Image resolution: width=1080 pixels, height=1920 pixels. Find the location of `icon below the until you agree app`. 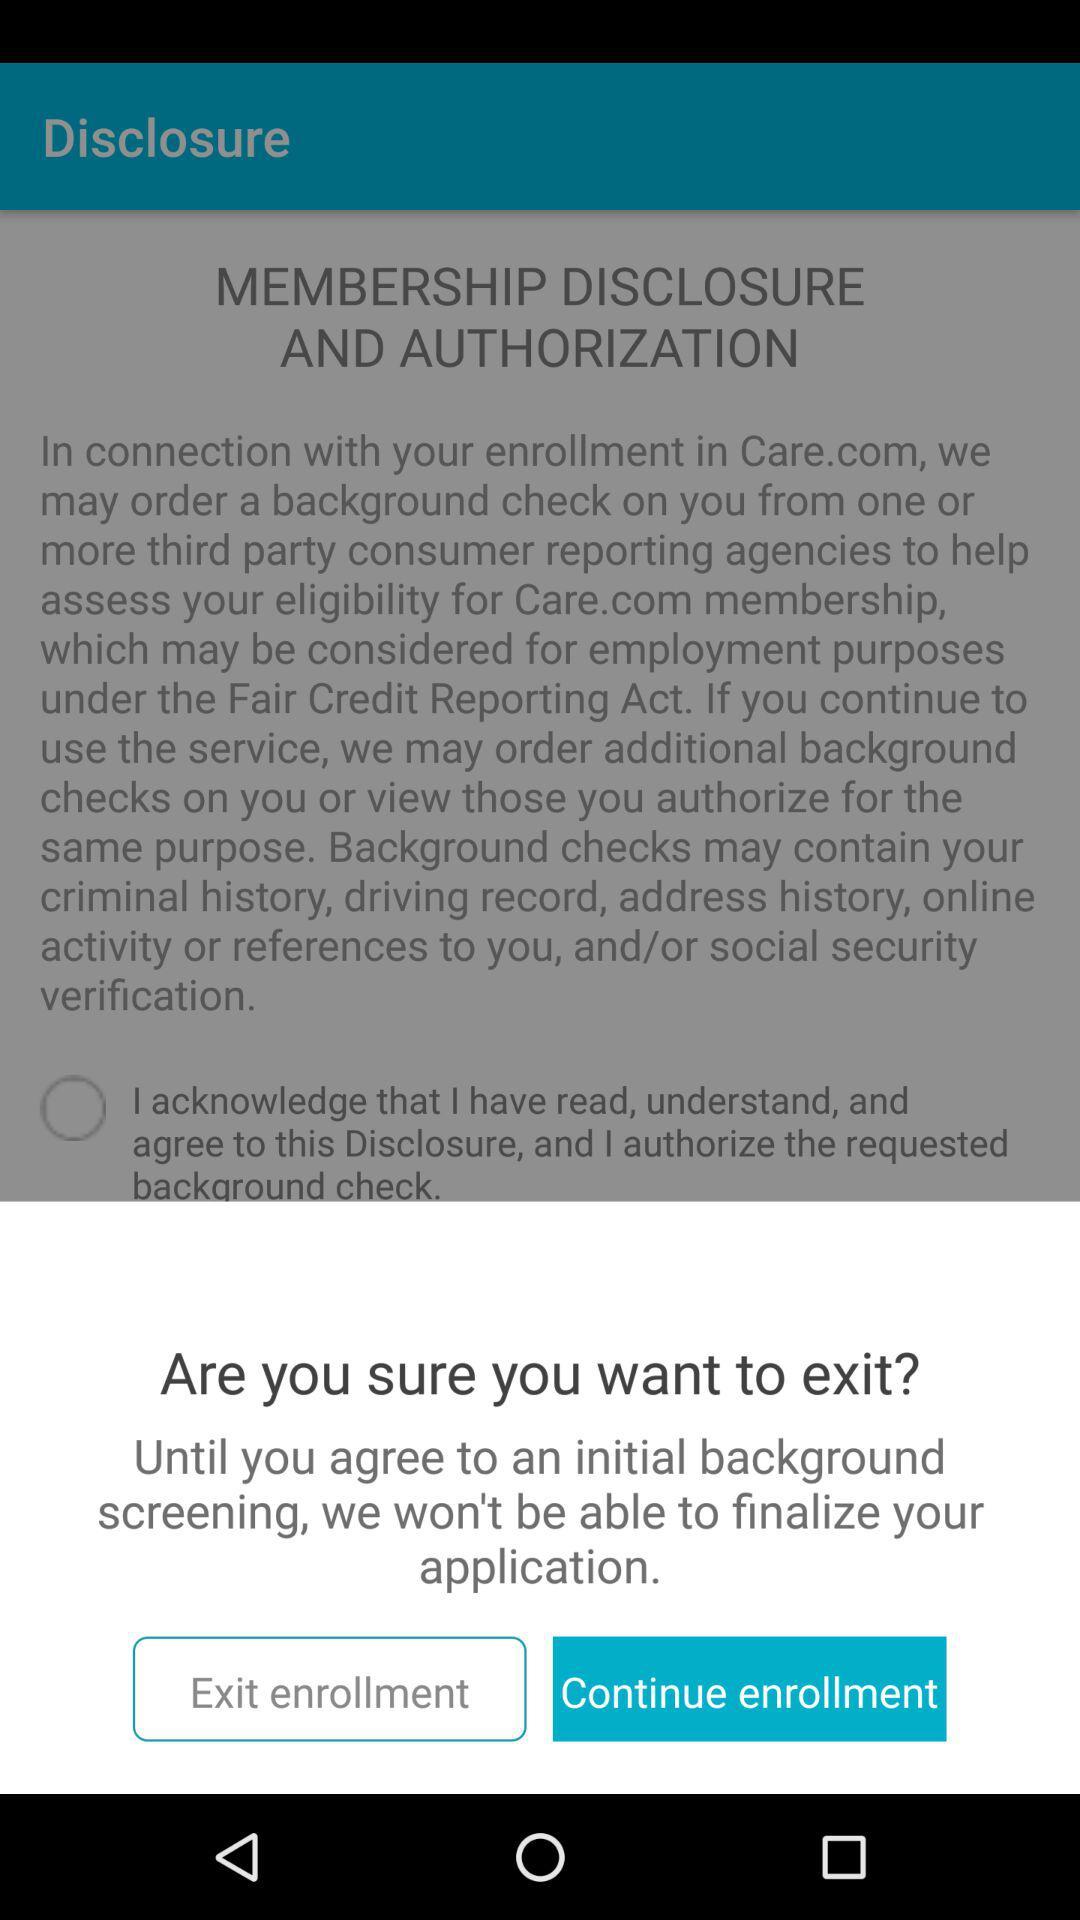

icon below the until you agree app is located at coordinates (328, 1688).